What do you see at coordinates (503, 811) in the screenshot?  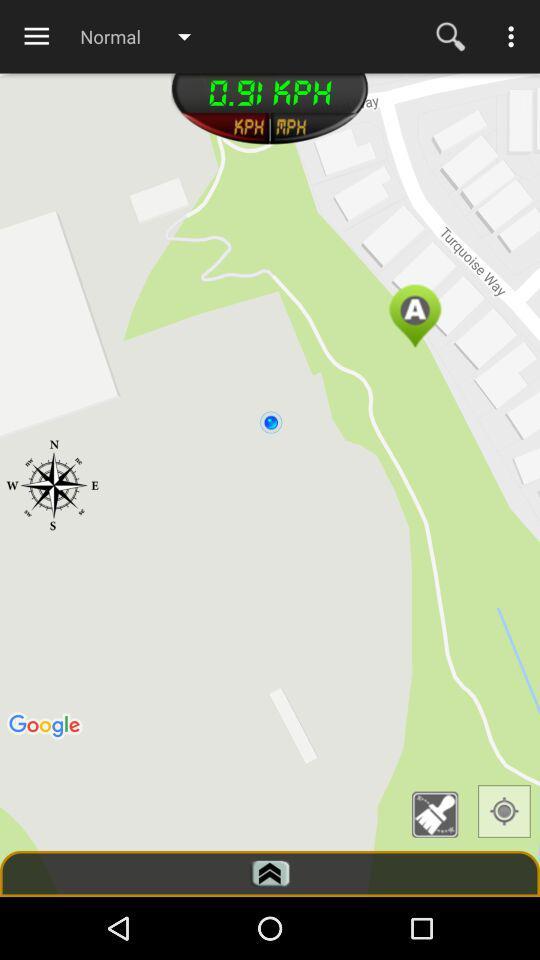 I see `gps icon` at bounding box center [503, 811].